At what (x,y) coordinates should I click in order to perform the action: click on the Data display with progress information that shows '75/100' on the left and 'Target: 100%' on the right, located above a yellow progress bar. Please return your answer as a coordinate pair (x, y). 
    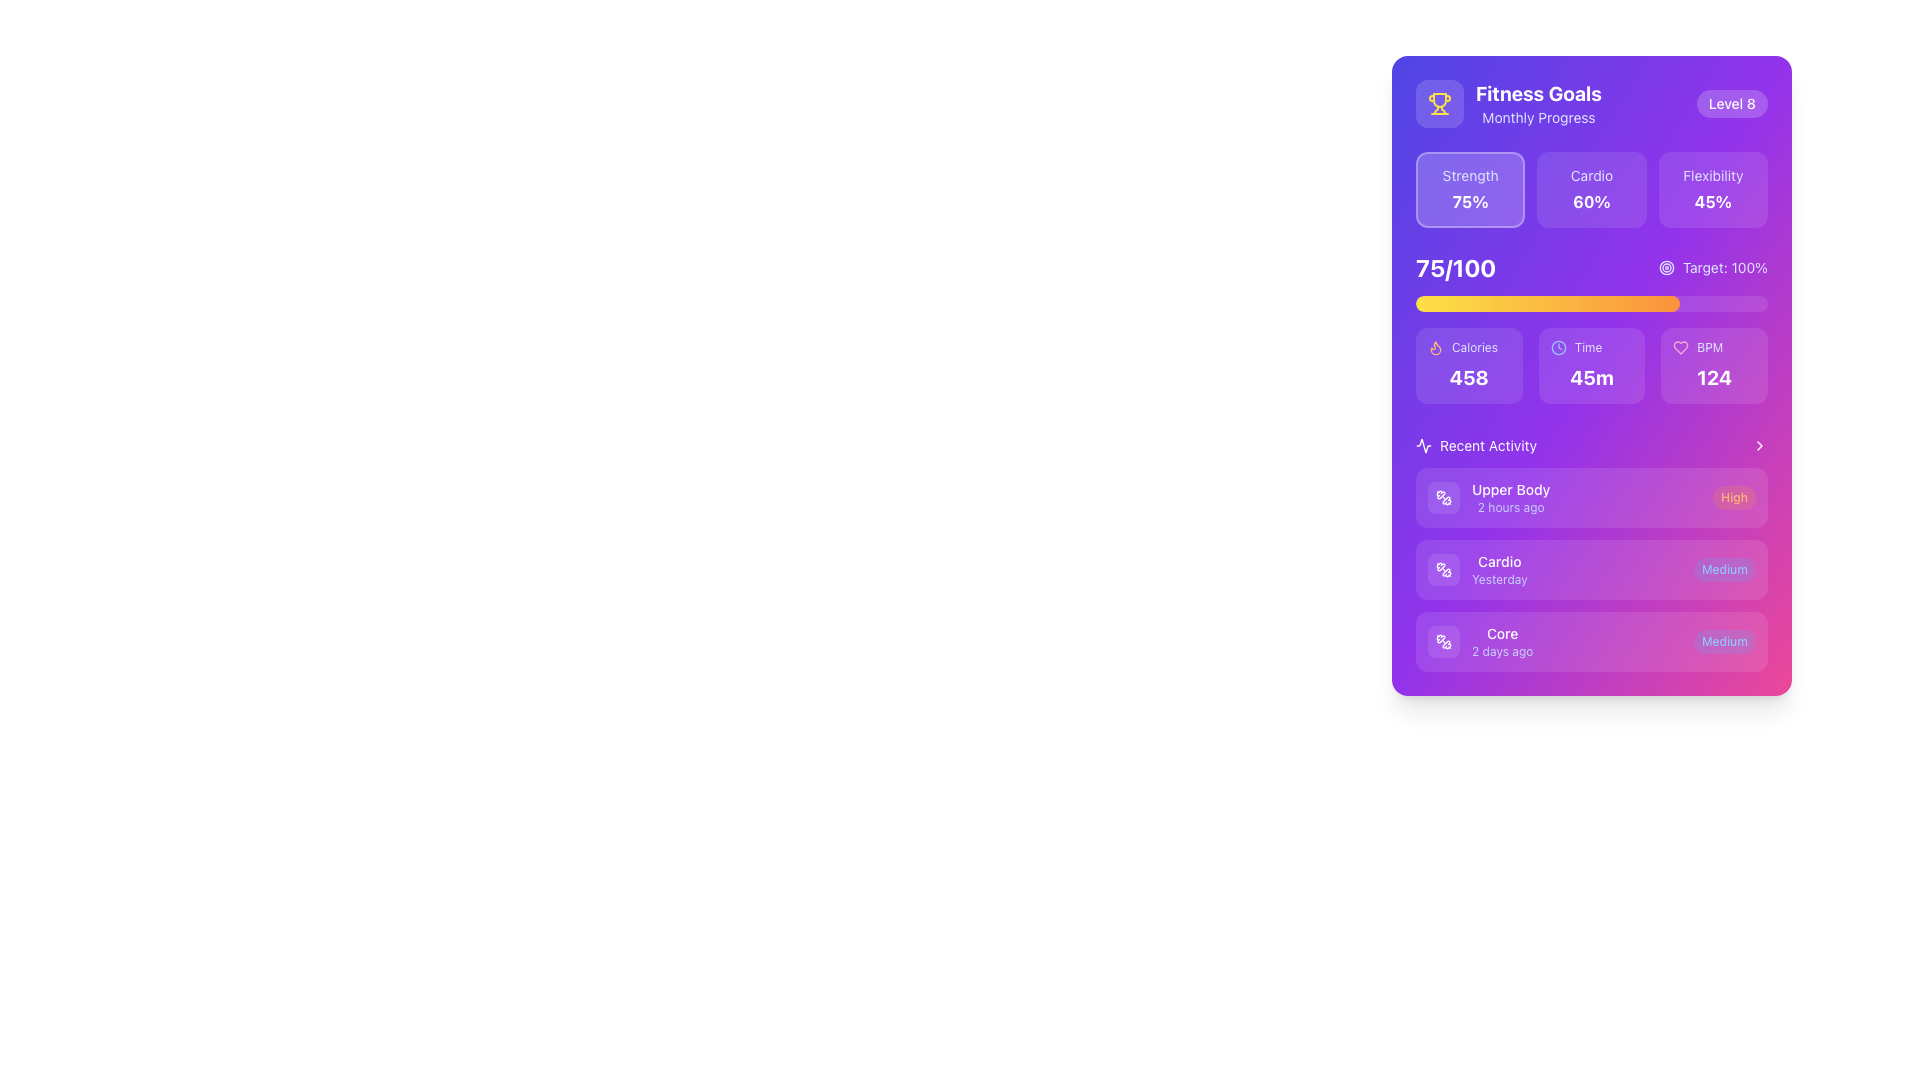
    Looking at the image, I should click on (1591, 266).